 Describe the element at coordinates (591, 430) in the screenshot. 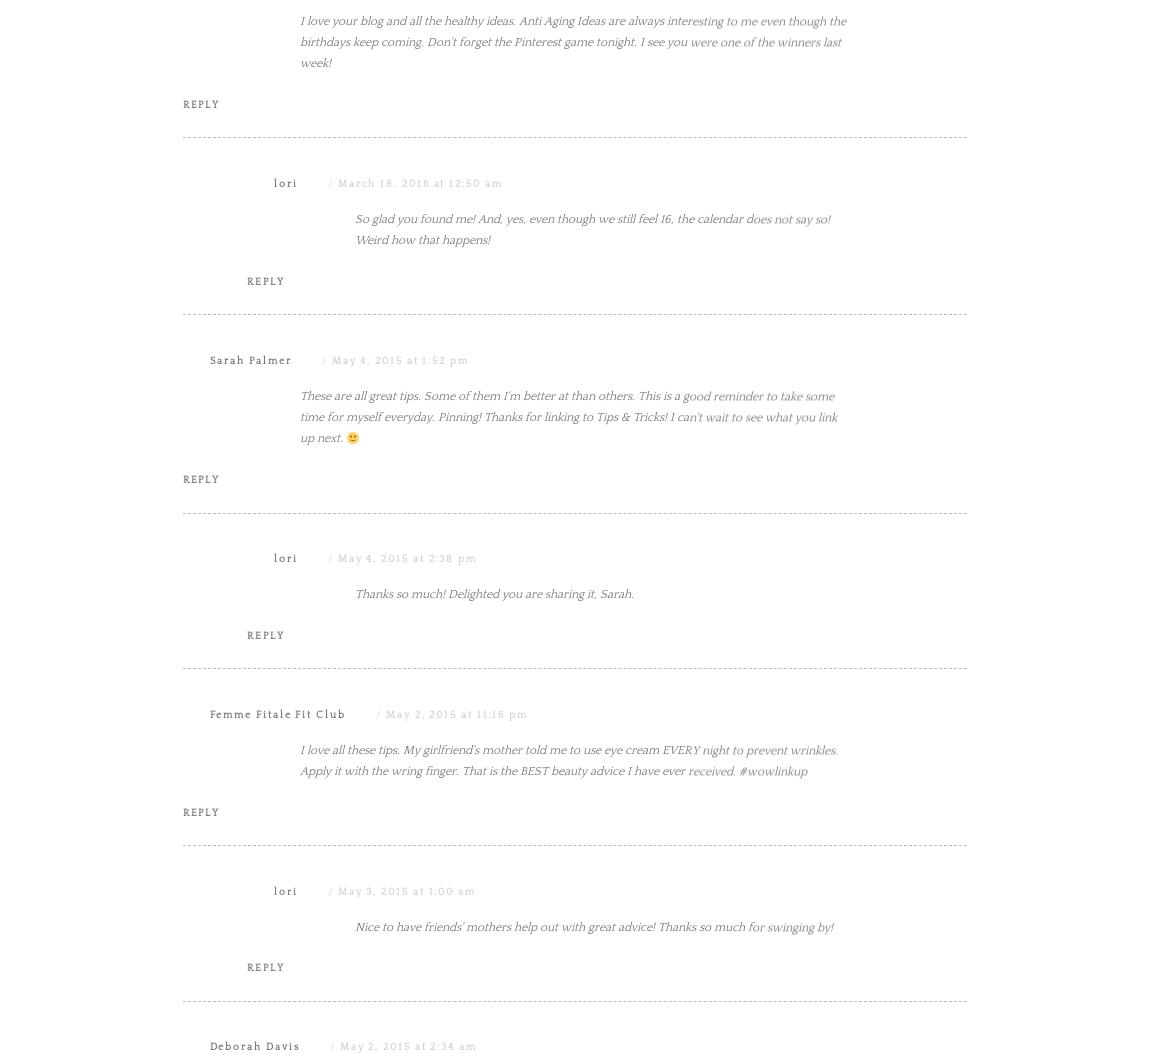

I see `'So glad you found me!  And, yes, even though we still feel 16, the calendar does not say so! Weird how that happens!'` at that location.